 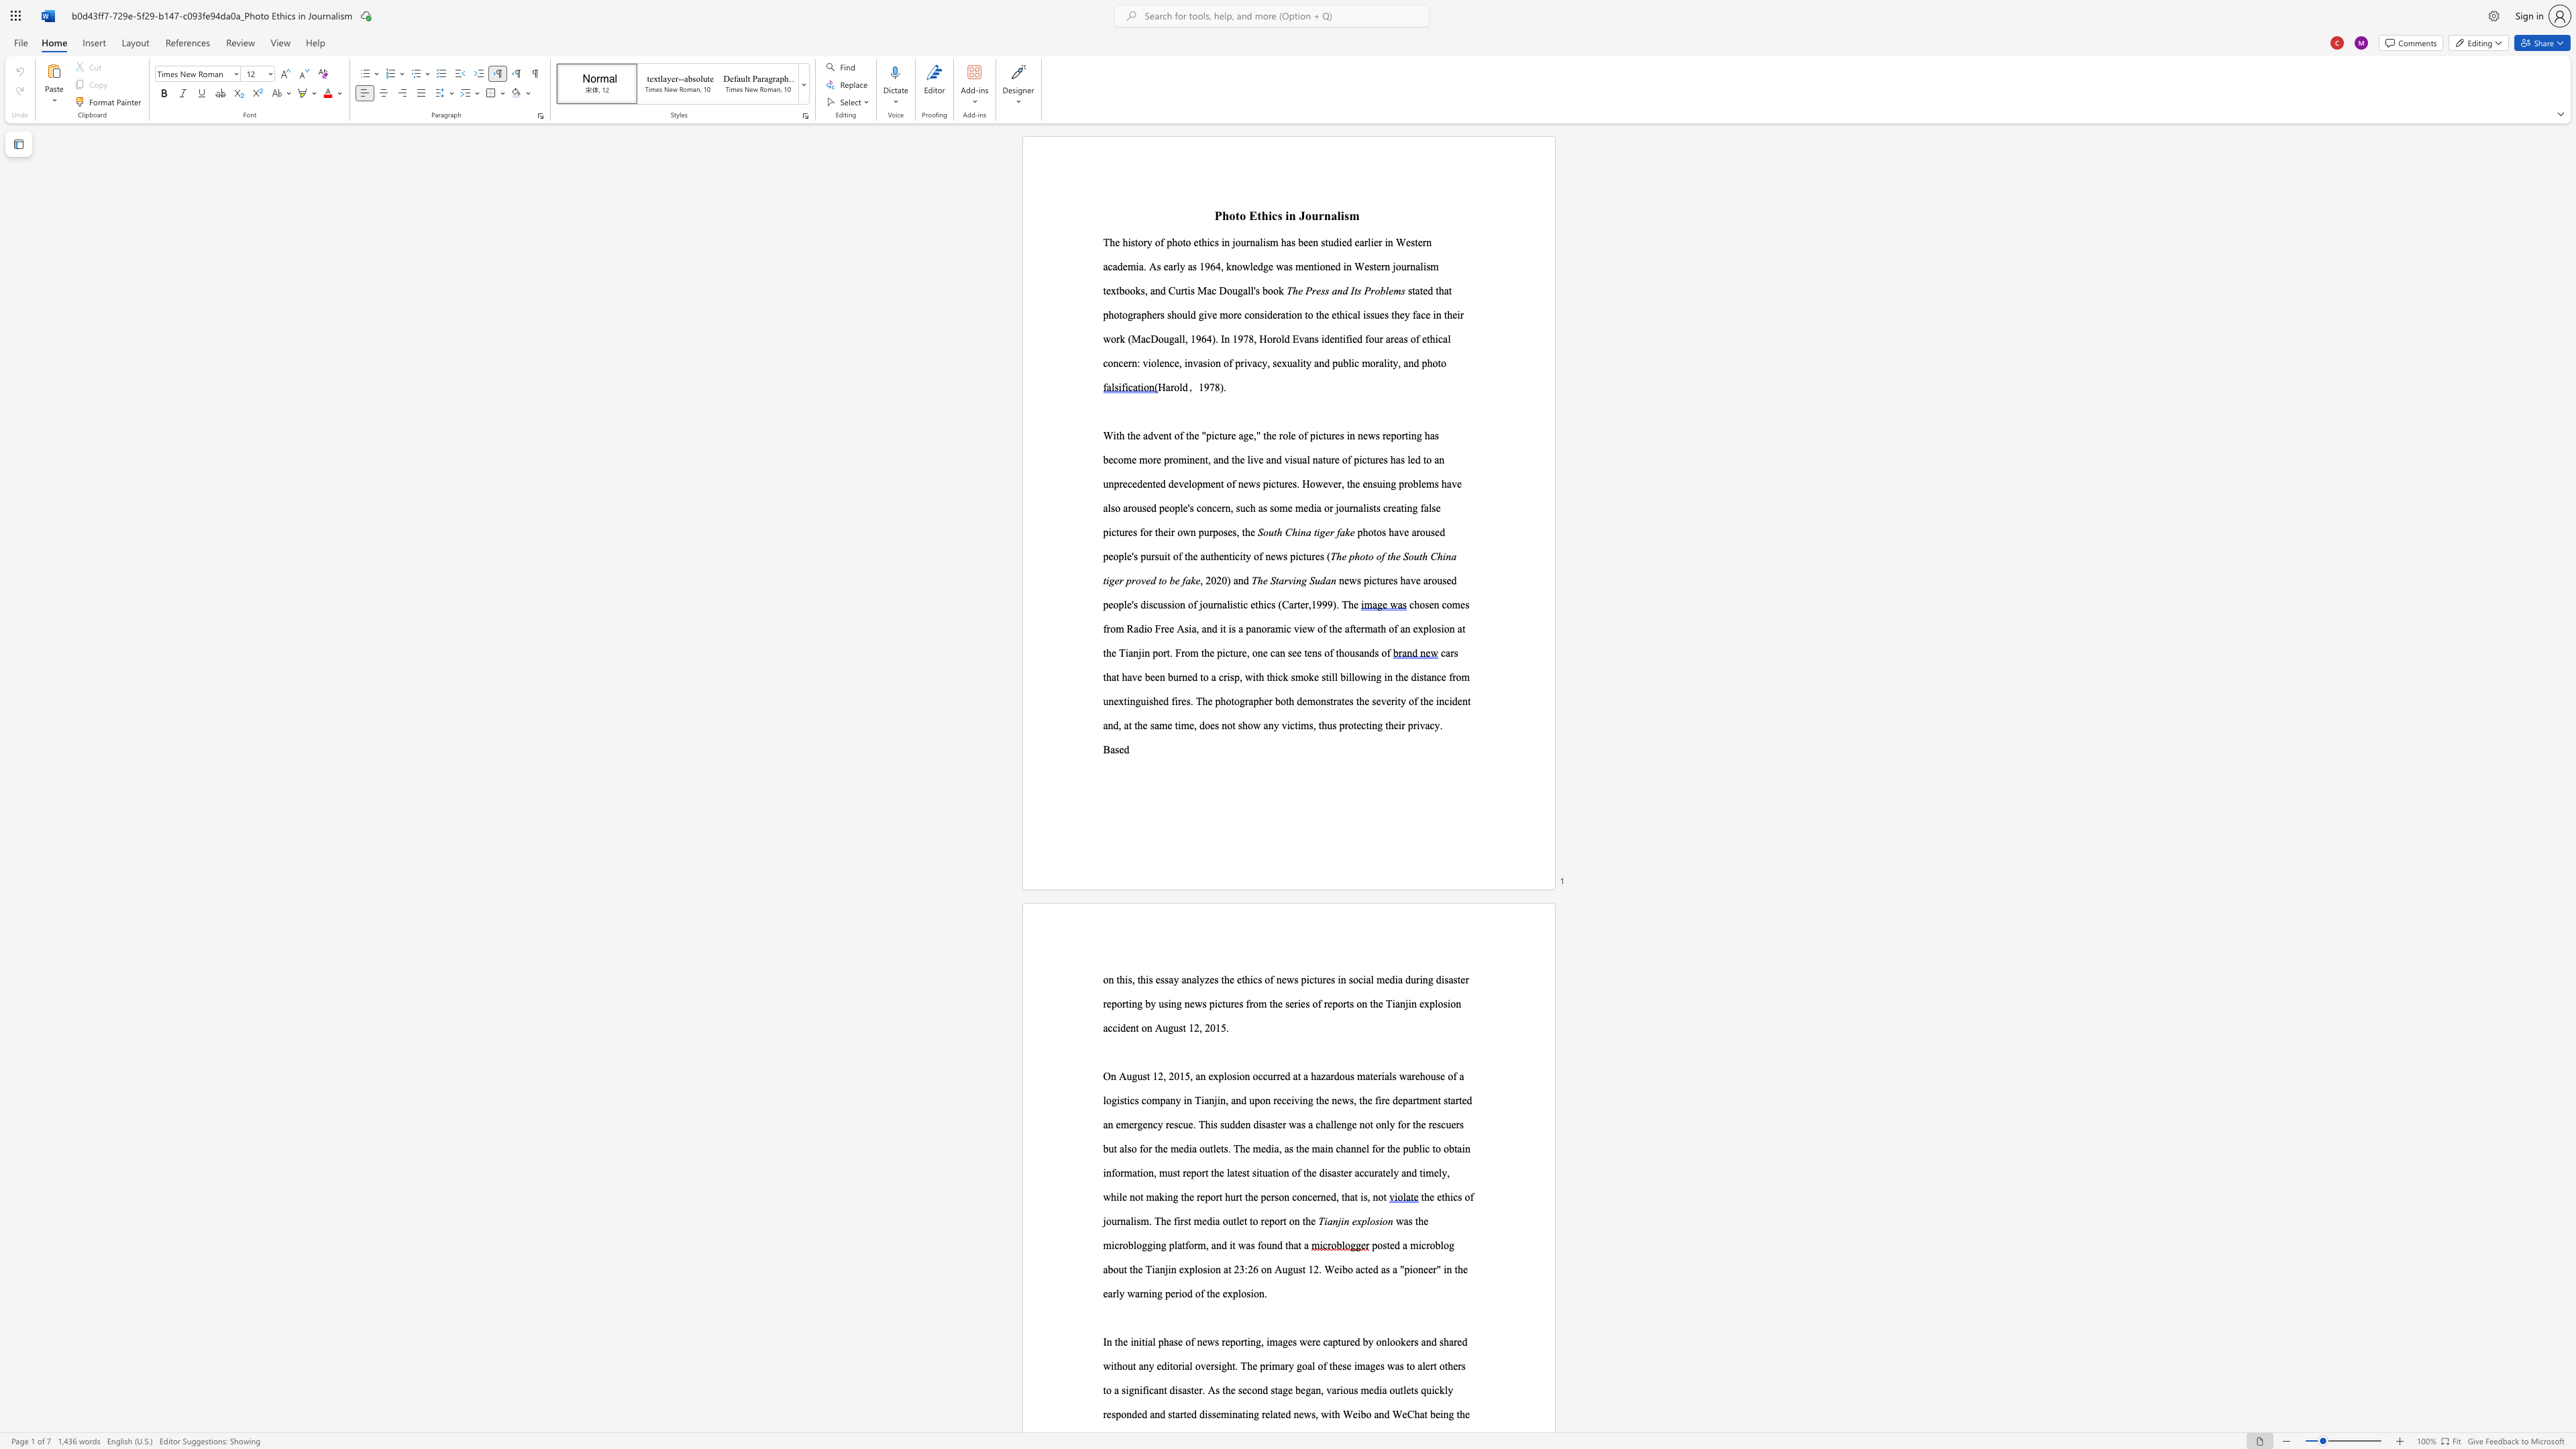 What do you see at coordinates (1193, 628) in the screenshot?
I see `the 2th character "a" in the text` at bounding box center [1193, 628].